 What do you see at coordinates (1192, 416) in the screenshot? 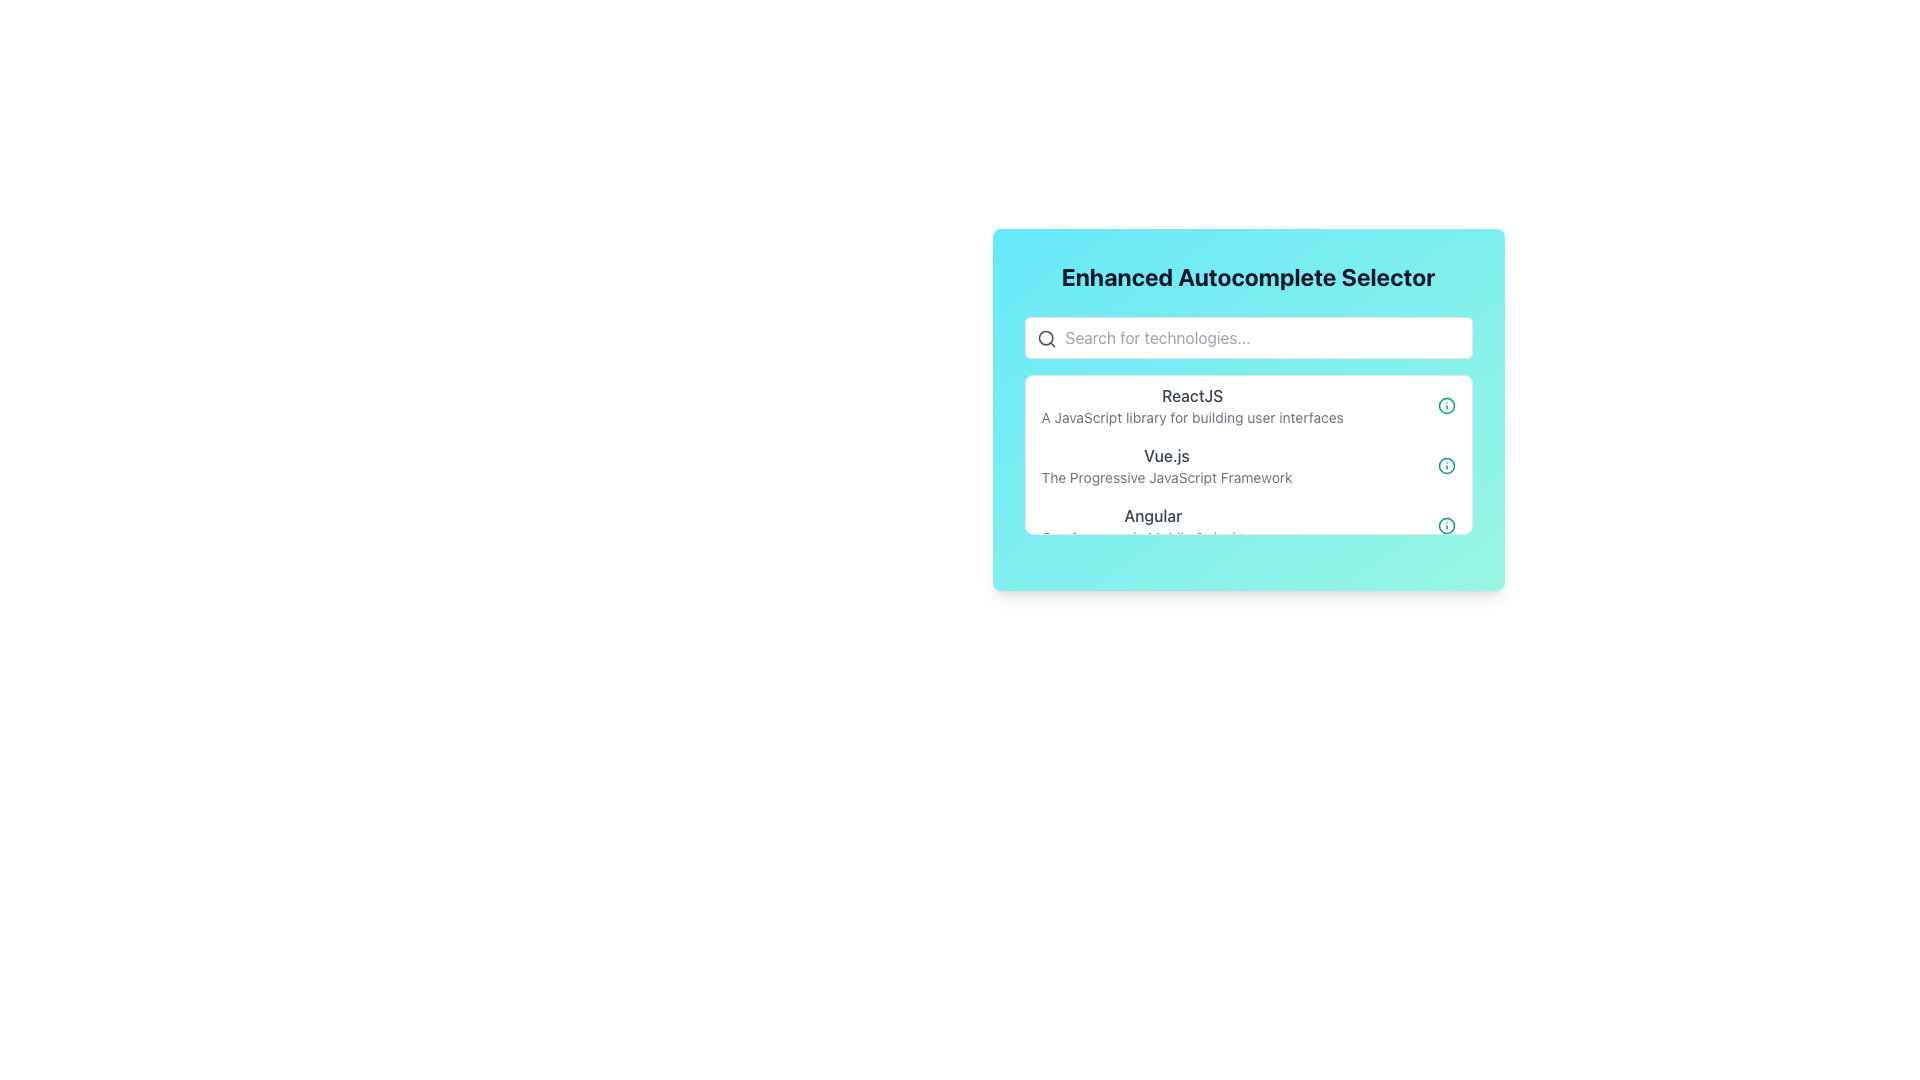
I see `text label that contains 'A JavaScript library for building user interfaces', located beneath the 'ReactJS' text in a card-like interface` at bounding box center [1192, 416].